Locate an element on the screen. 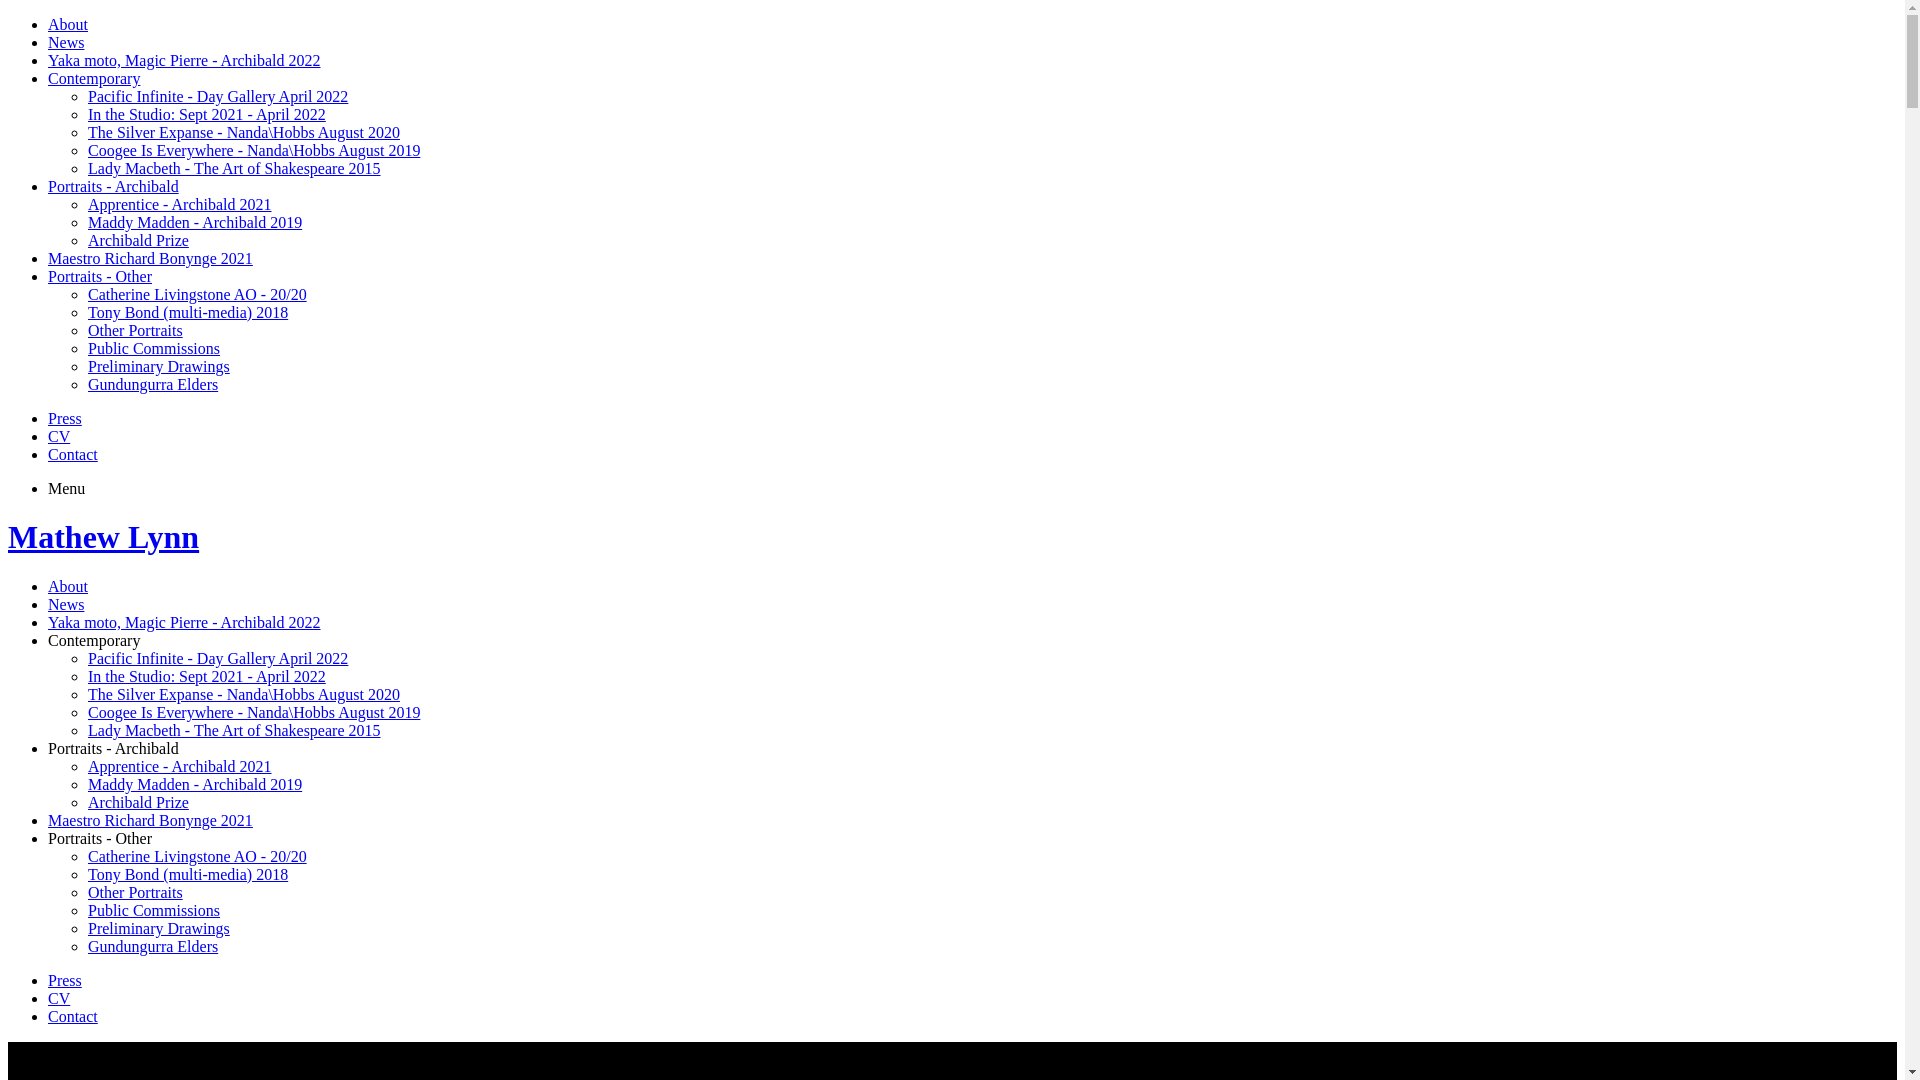  'Gundungurra Elders' is located at coordinates (86, 945).